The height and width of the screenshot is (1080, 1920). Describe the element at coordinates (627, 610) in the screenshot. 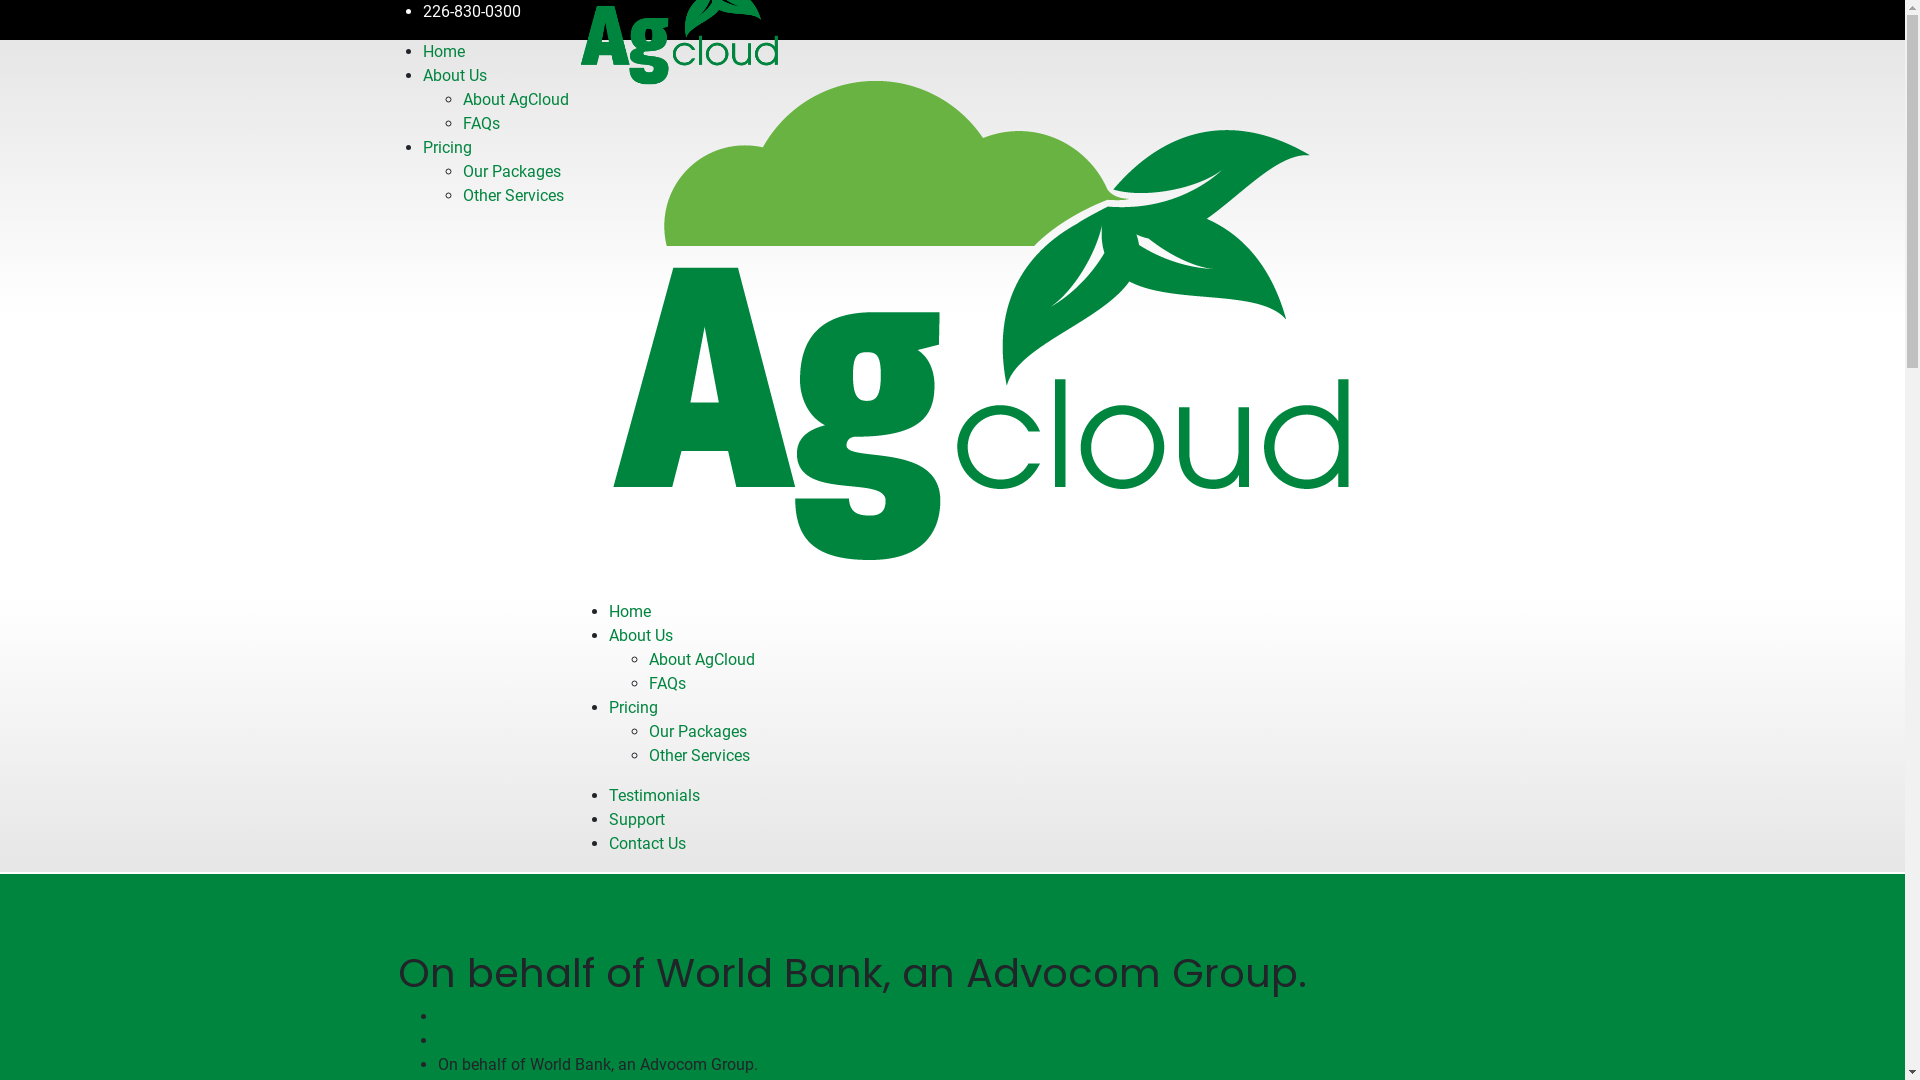

I see `'Home'` at that location.